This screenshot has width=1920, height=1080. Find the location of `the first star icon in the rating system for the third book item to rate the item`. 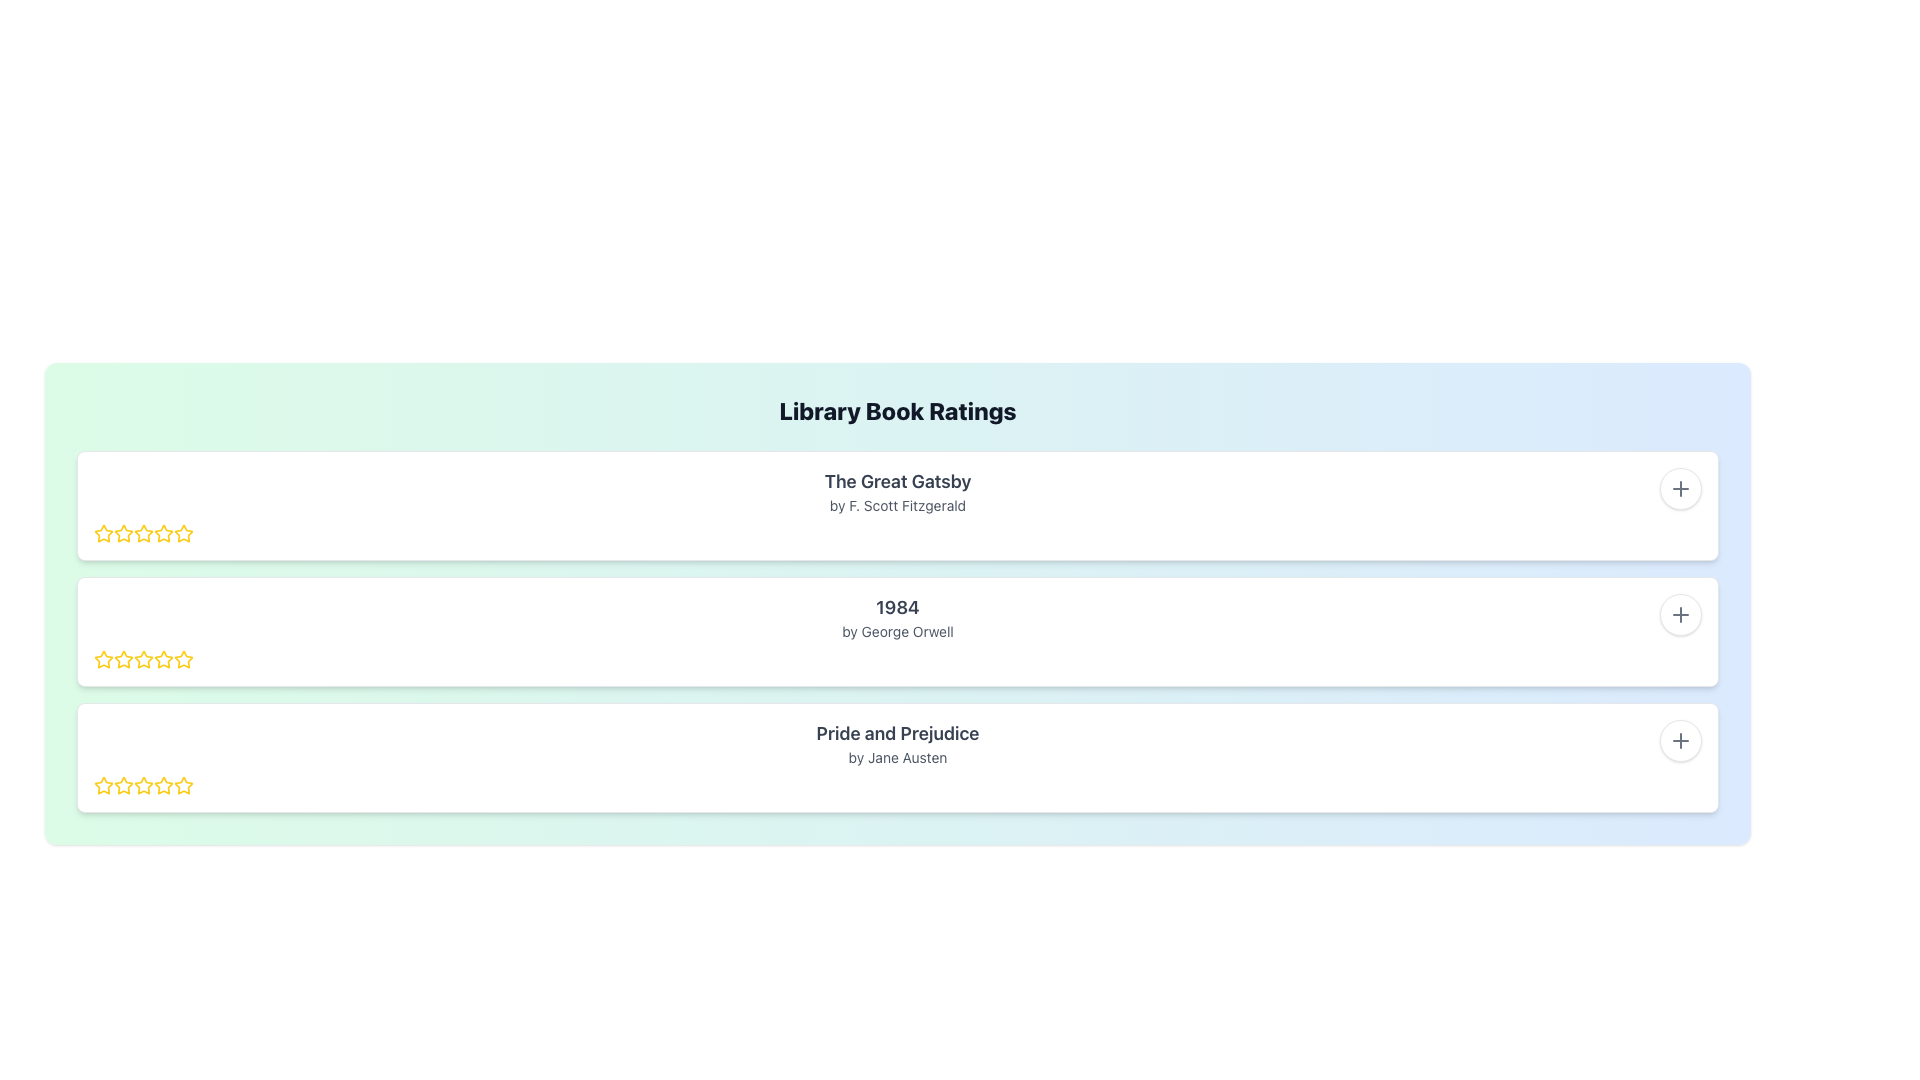

the first star icon in the rating system for the third book item to rate the item is located at coordinates (103, 785).